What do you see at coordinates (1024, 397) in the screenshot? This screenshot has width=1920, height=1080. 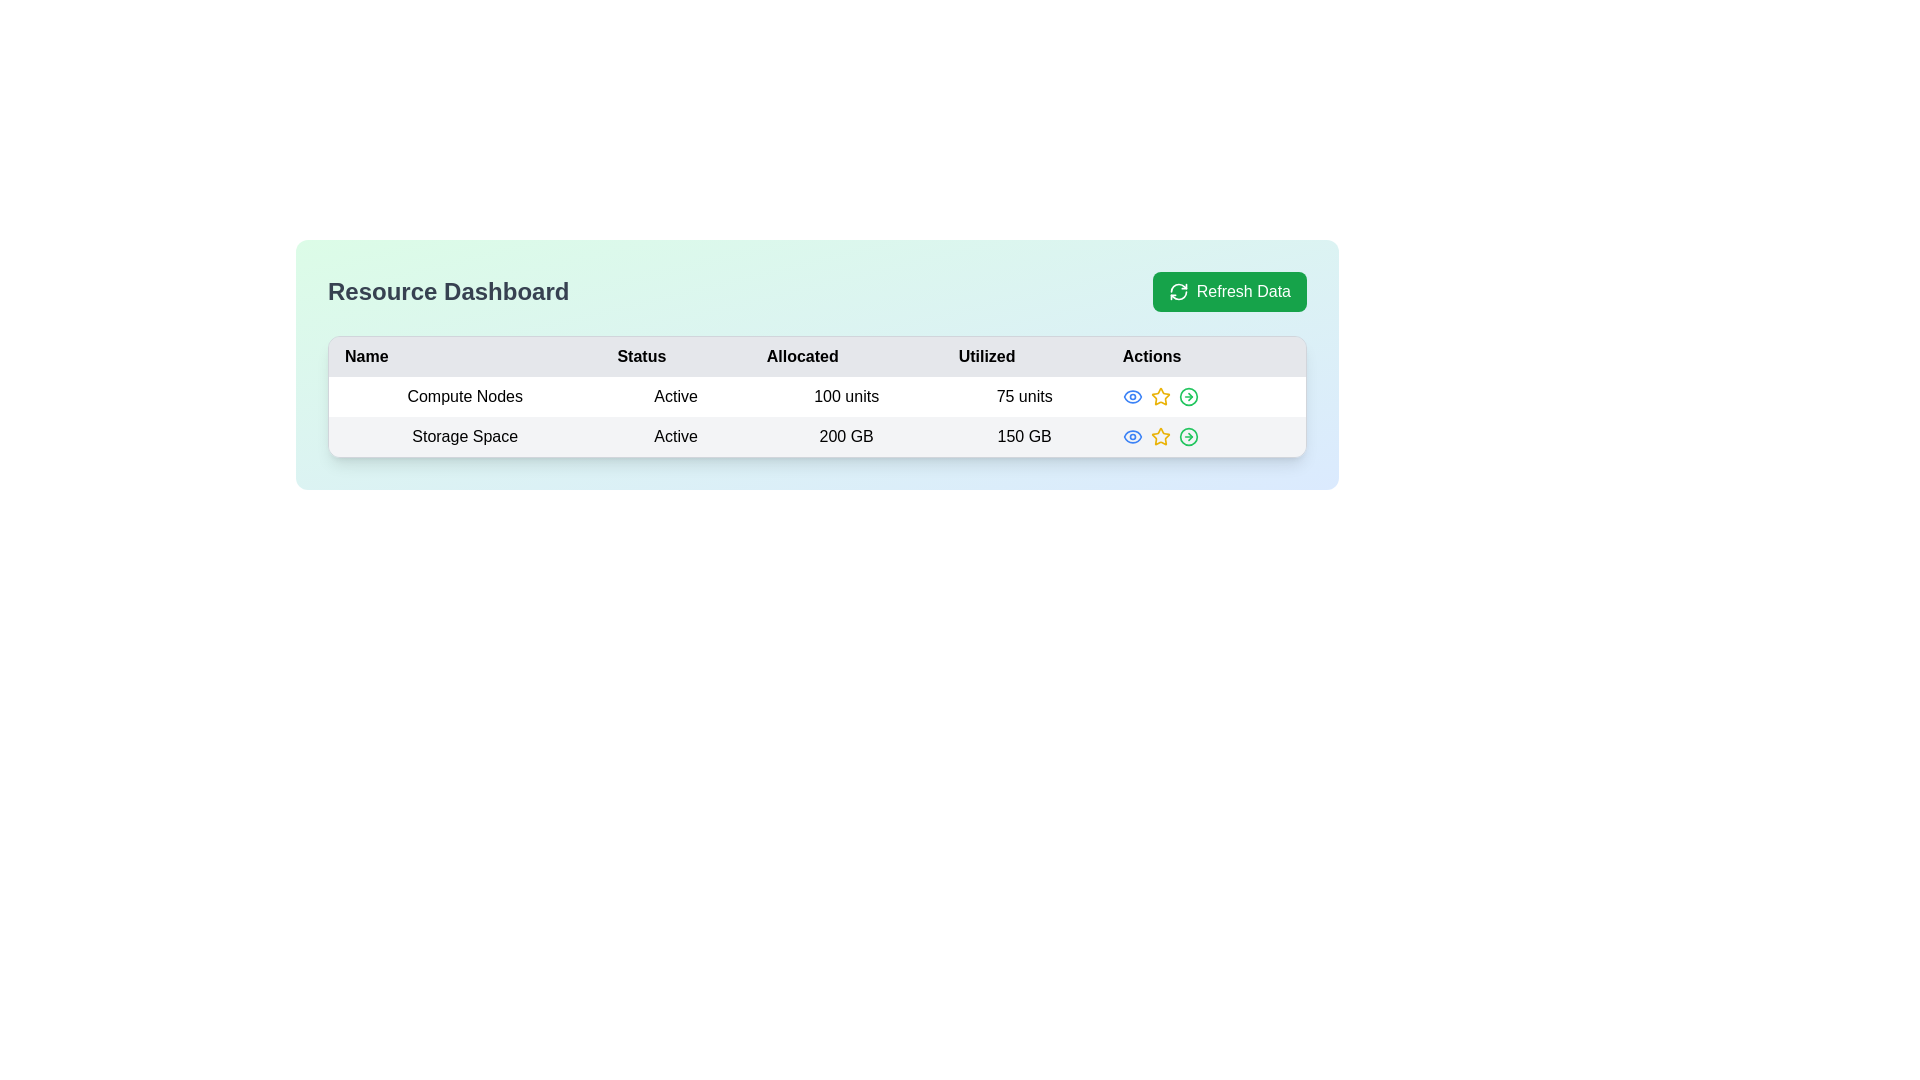 I see `the non-interactive text label displaying the utilized resources for the 'Compute Nodes' entry in the table` at bounding box center [1024, 397].